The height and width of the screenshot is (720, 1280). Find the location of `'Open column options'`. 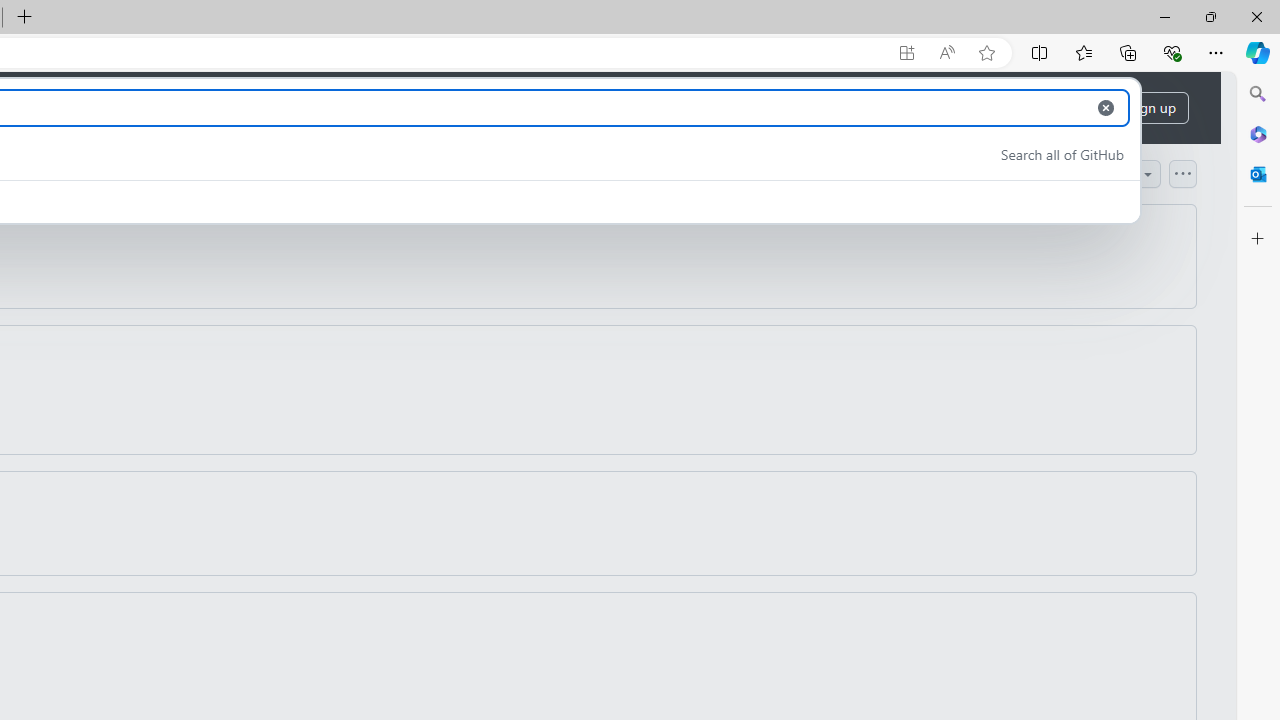

'Open column options' is located at coordinates (1182, 172).